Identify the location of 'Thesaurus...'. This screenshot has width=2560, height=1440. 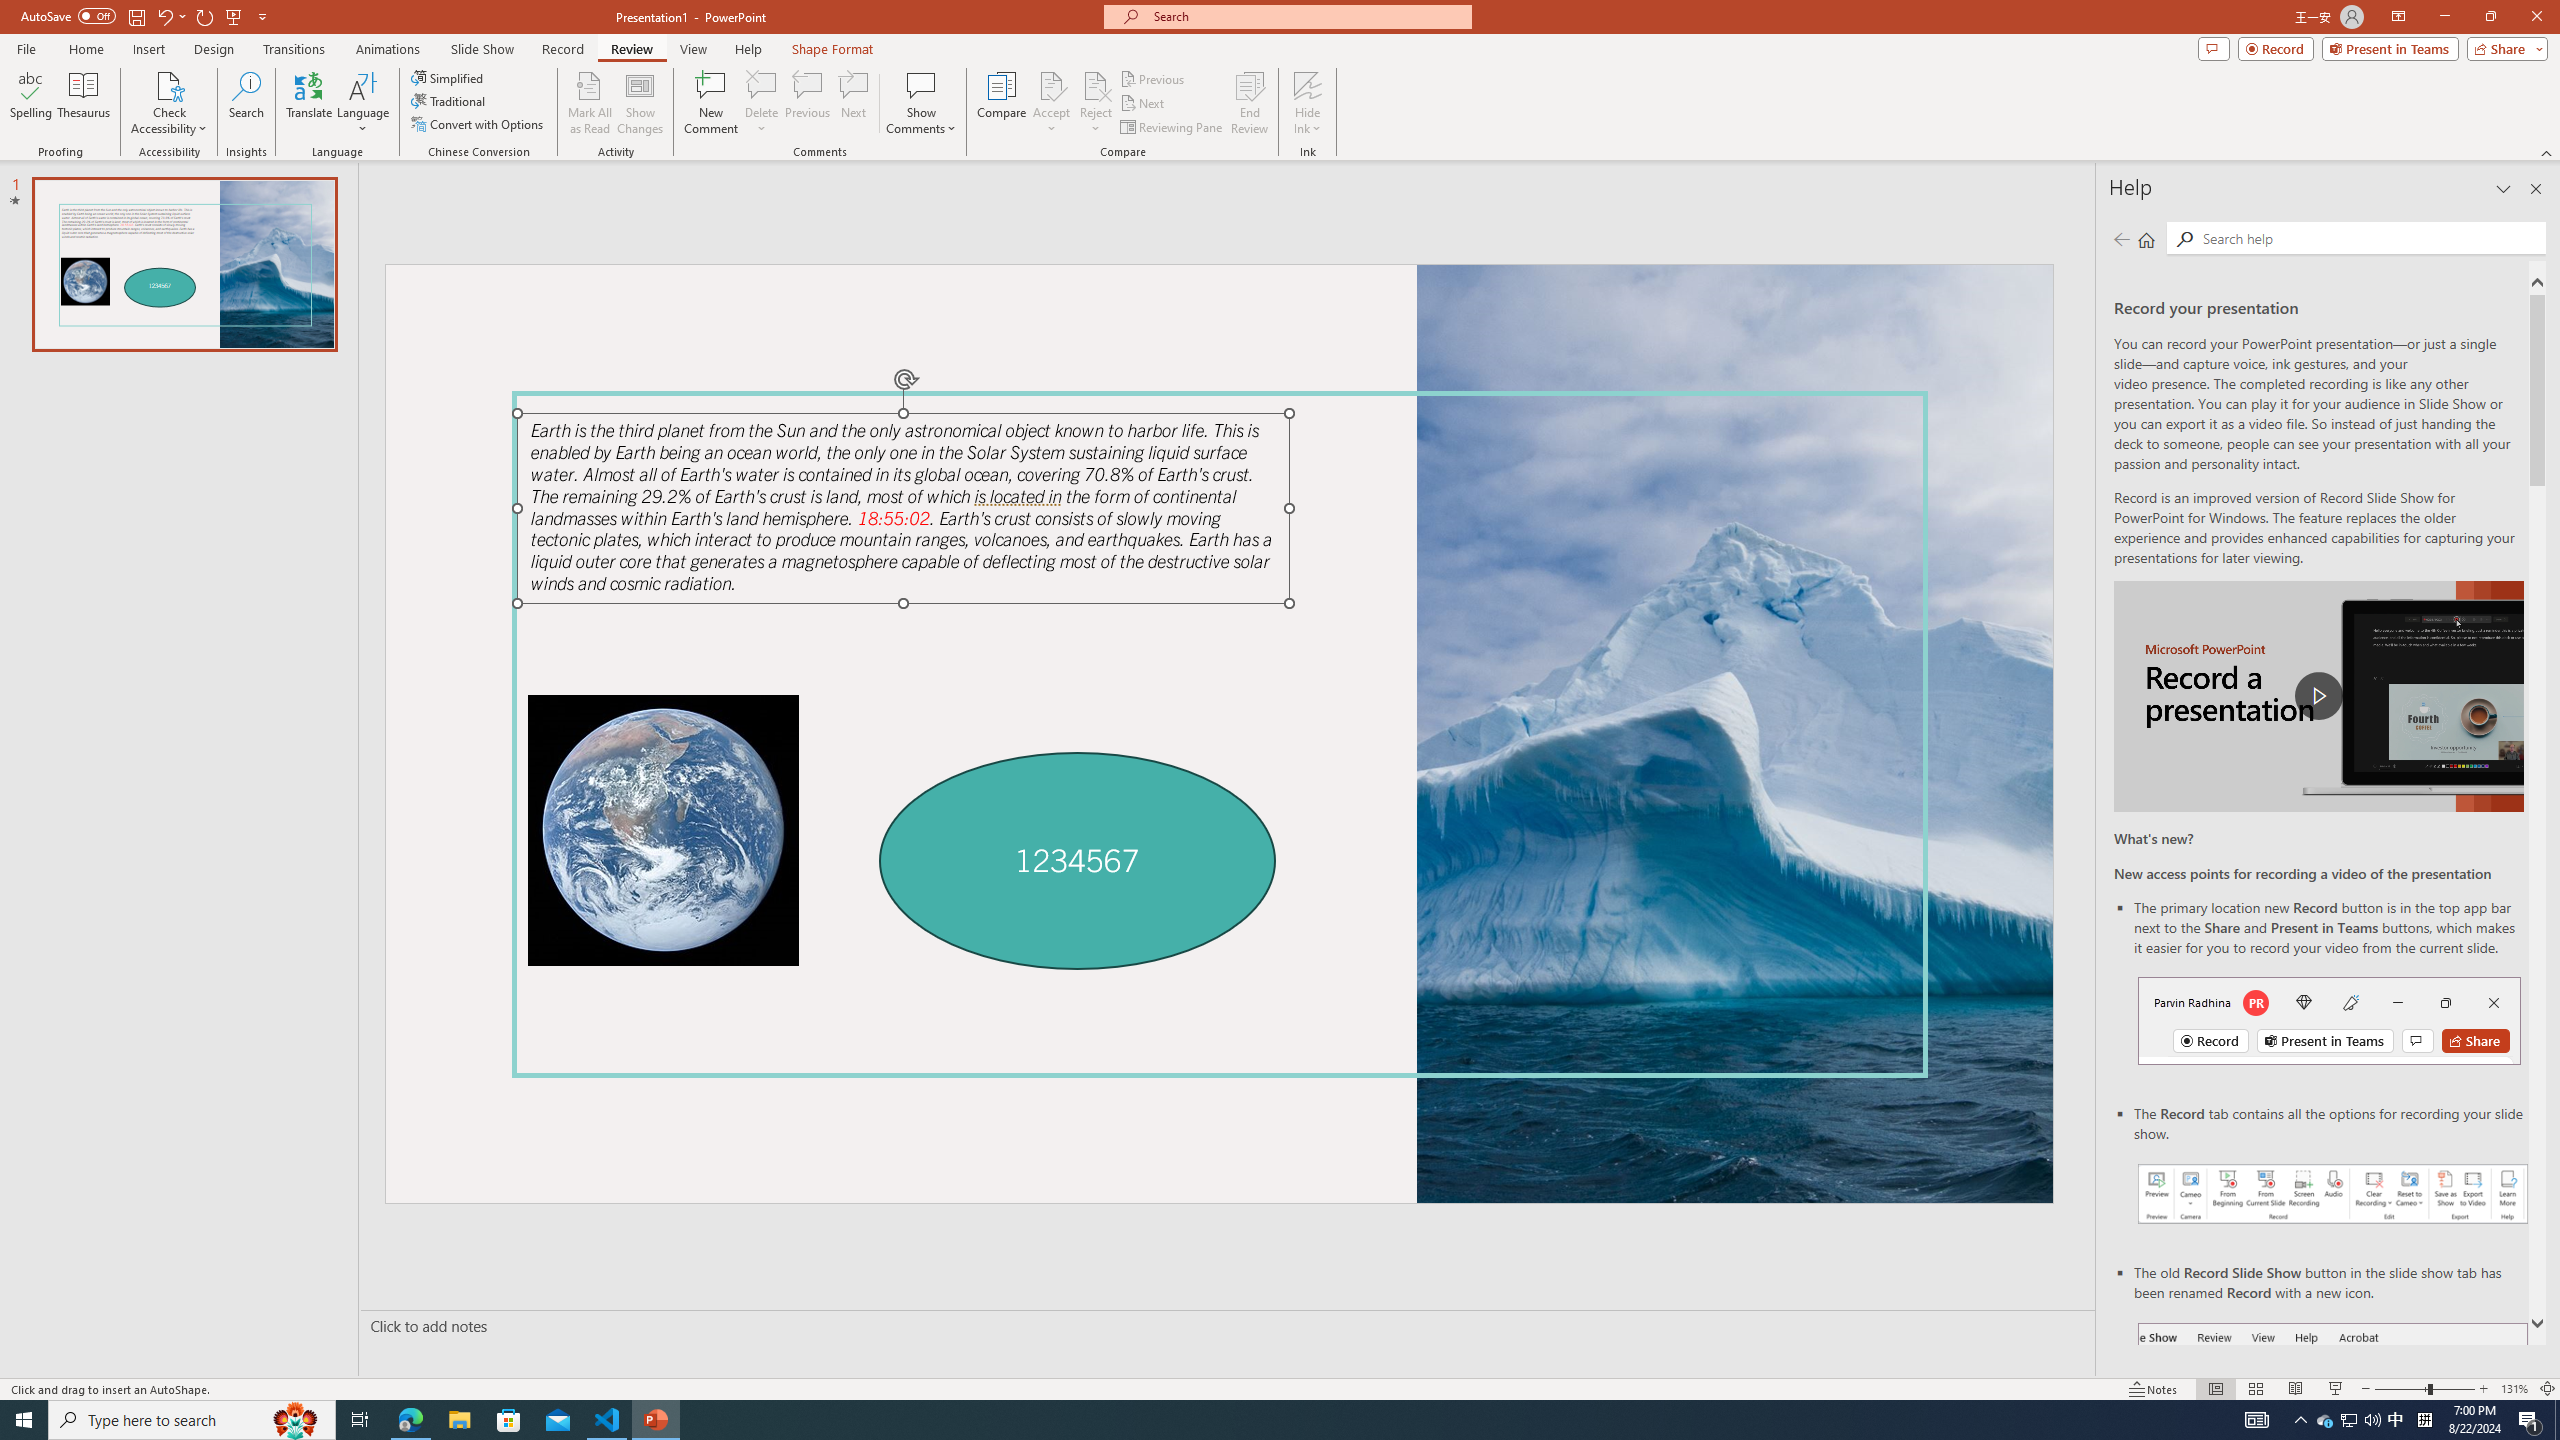
(82, 103).